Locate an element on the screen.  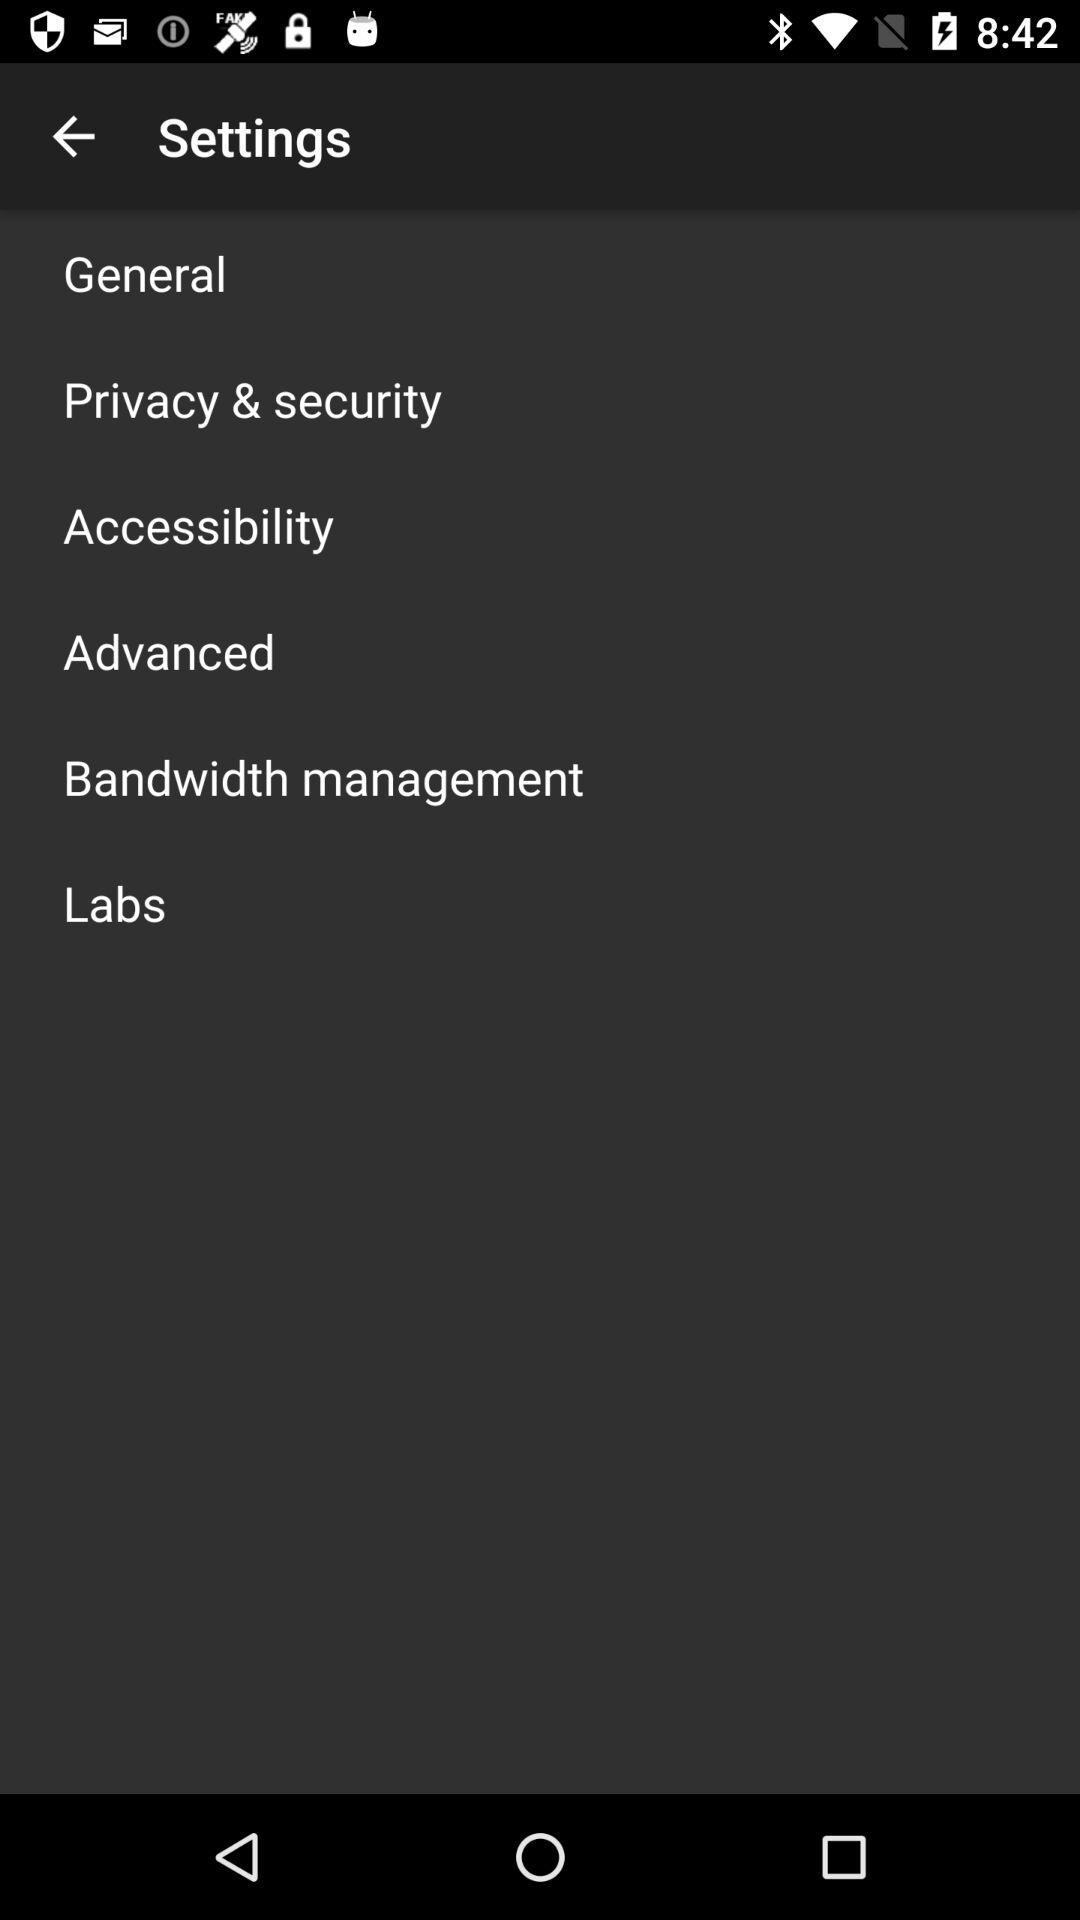
item above general item is located at coordinates (72, 135).